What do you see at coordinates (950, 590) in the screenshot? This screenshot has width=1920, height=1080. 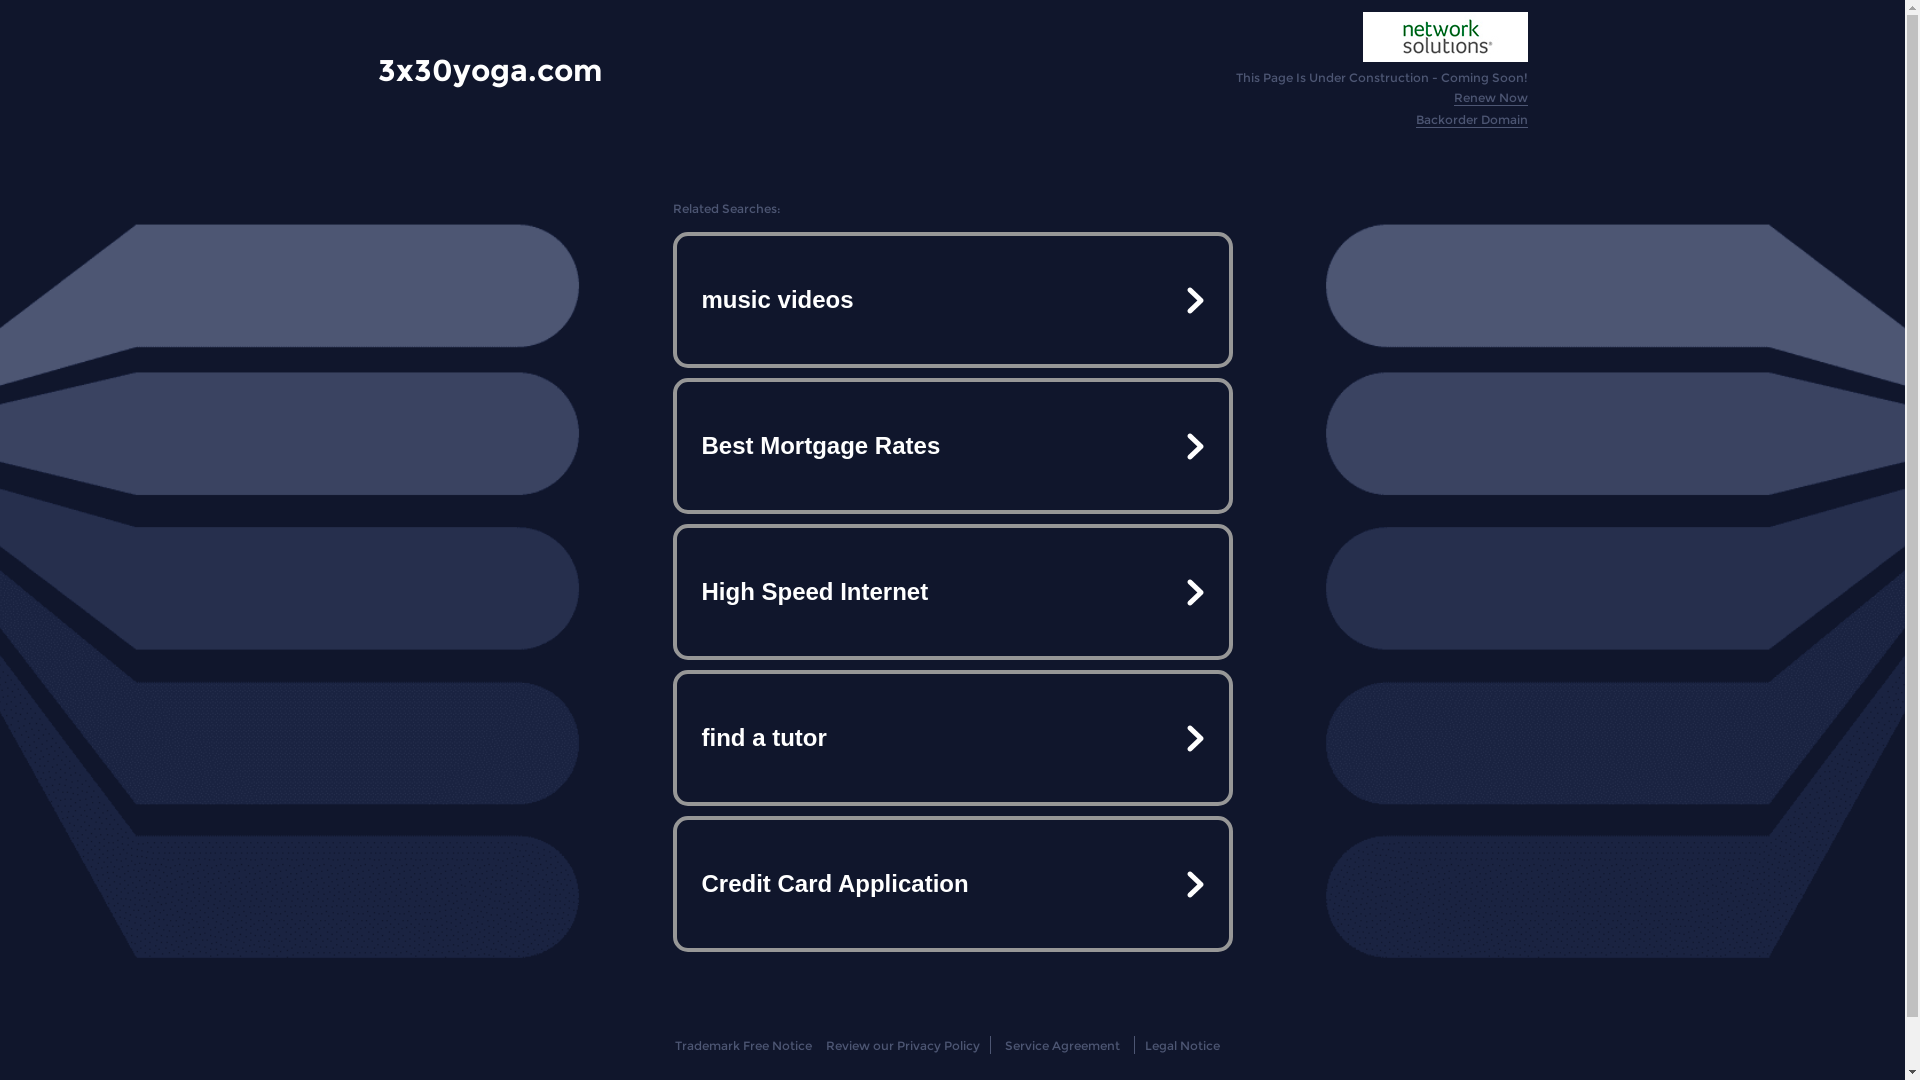 I see `'High Speed Internet'` at bounding box center [950, 590].